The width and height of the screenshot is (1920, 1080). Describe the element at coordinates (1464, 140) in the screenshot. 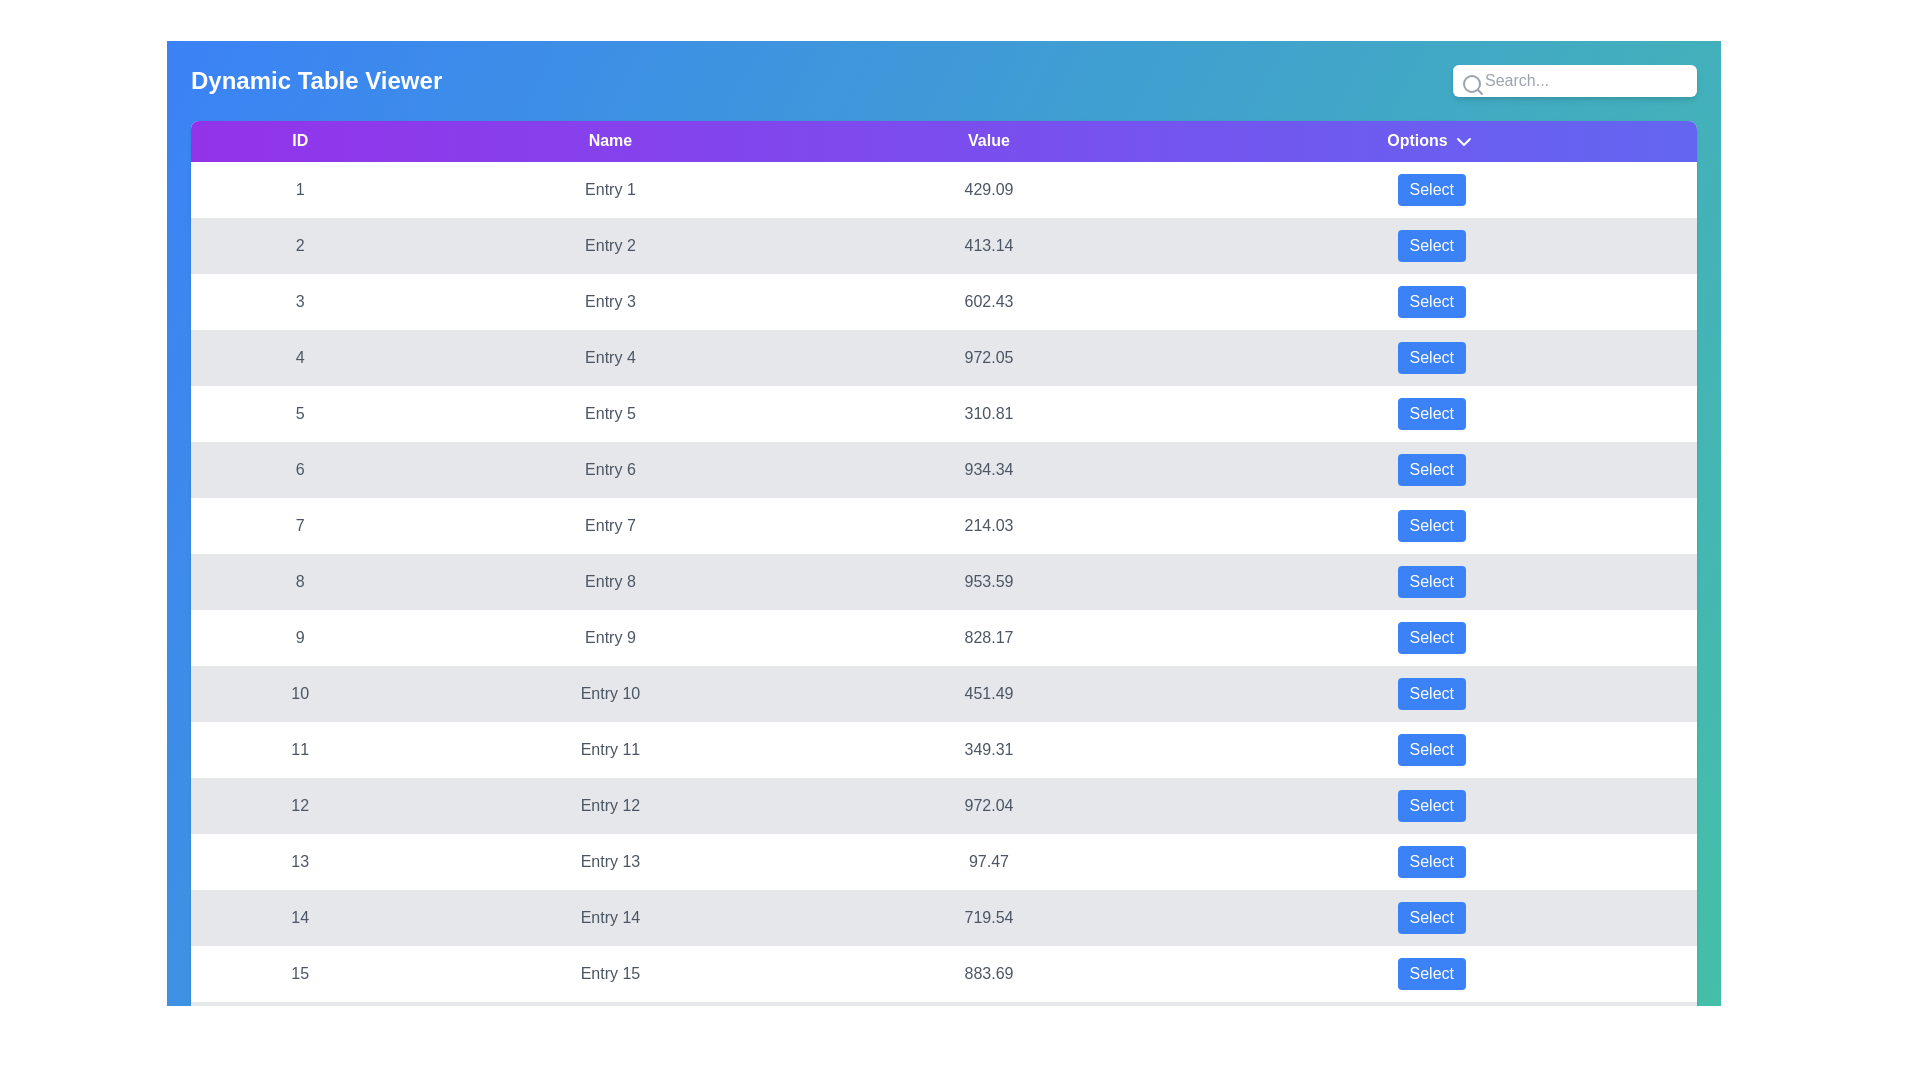

I see `the 'Options' dropdown in the table header to open sorting or filtering options` at that location.